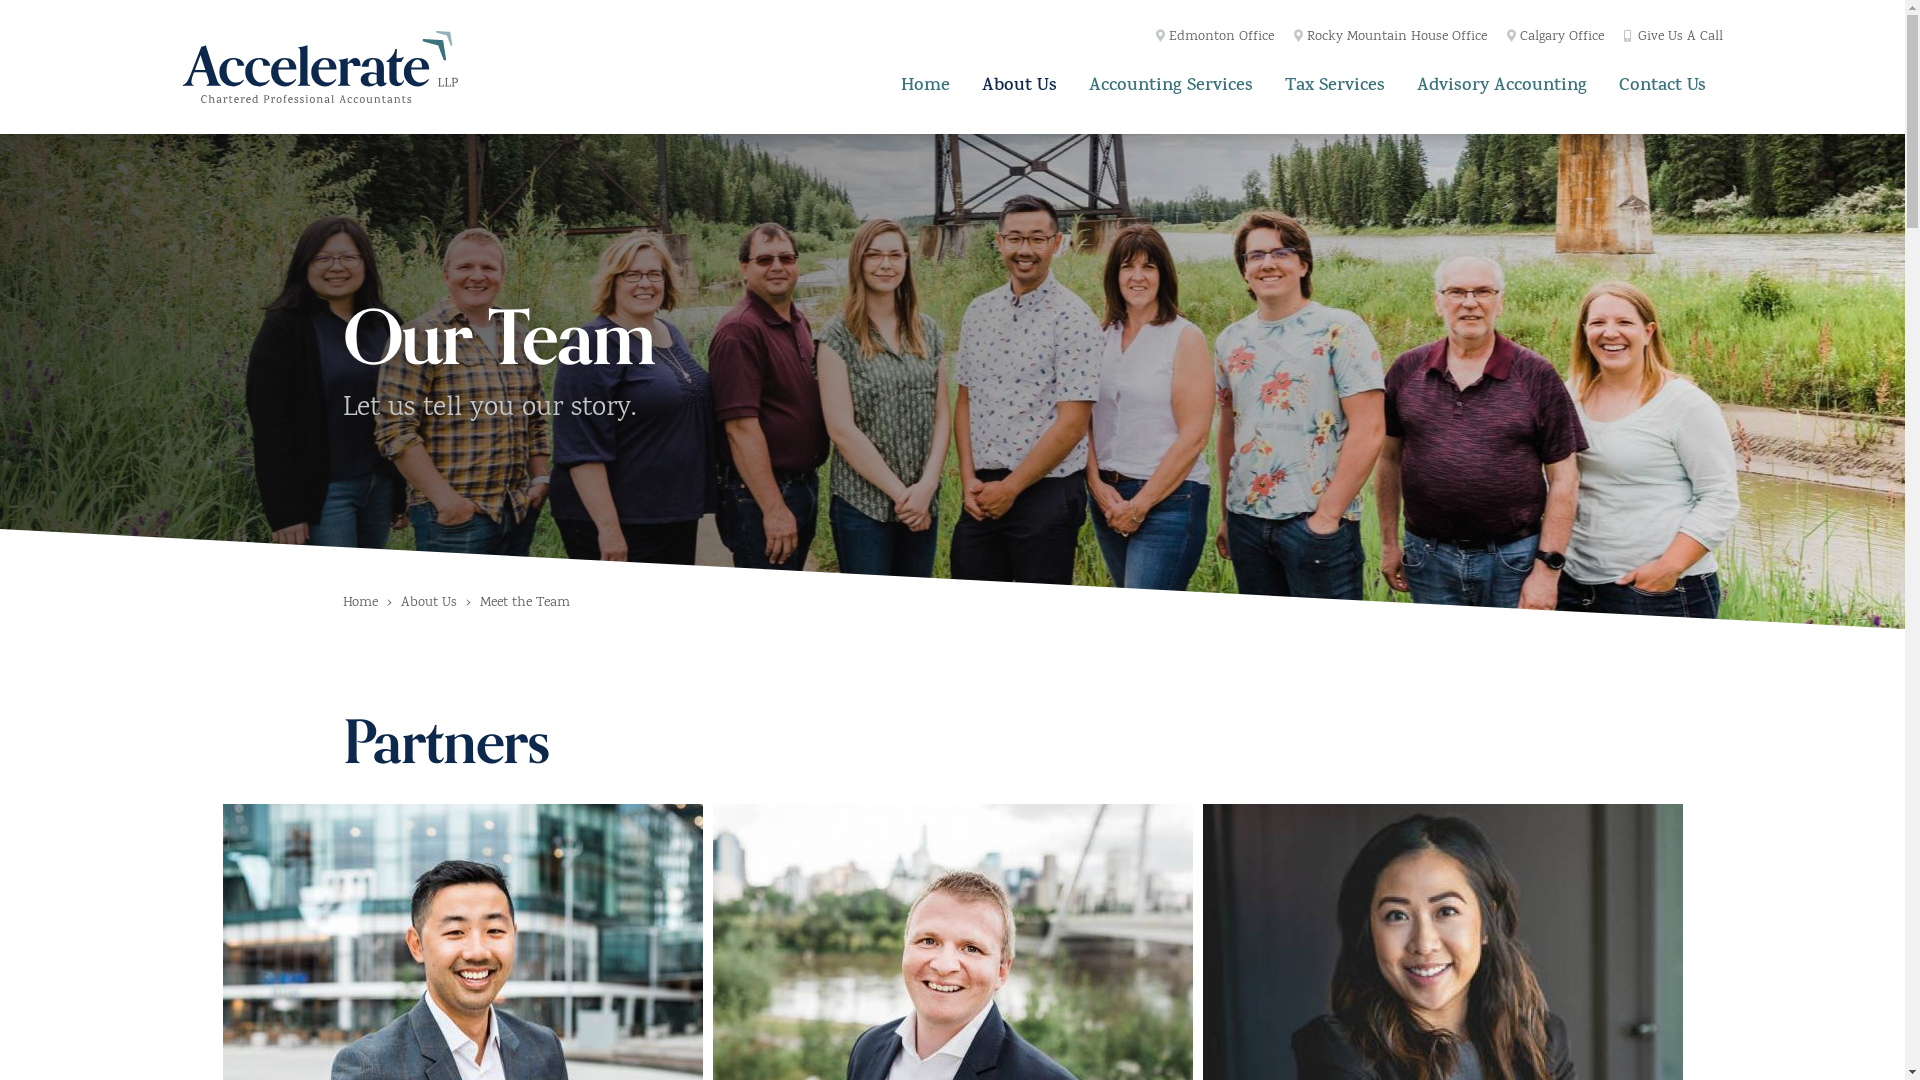 This screenshot has width=1920, height=1080. What do you see at coordinates (1156, 38) in the screenshot?
I see `'Edmonton Office'` at bounding box center [1156, 38].